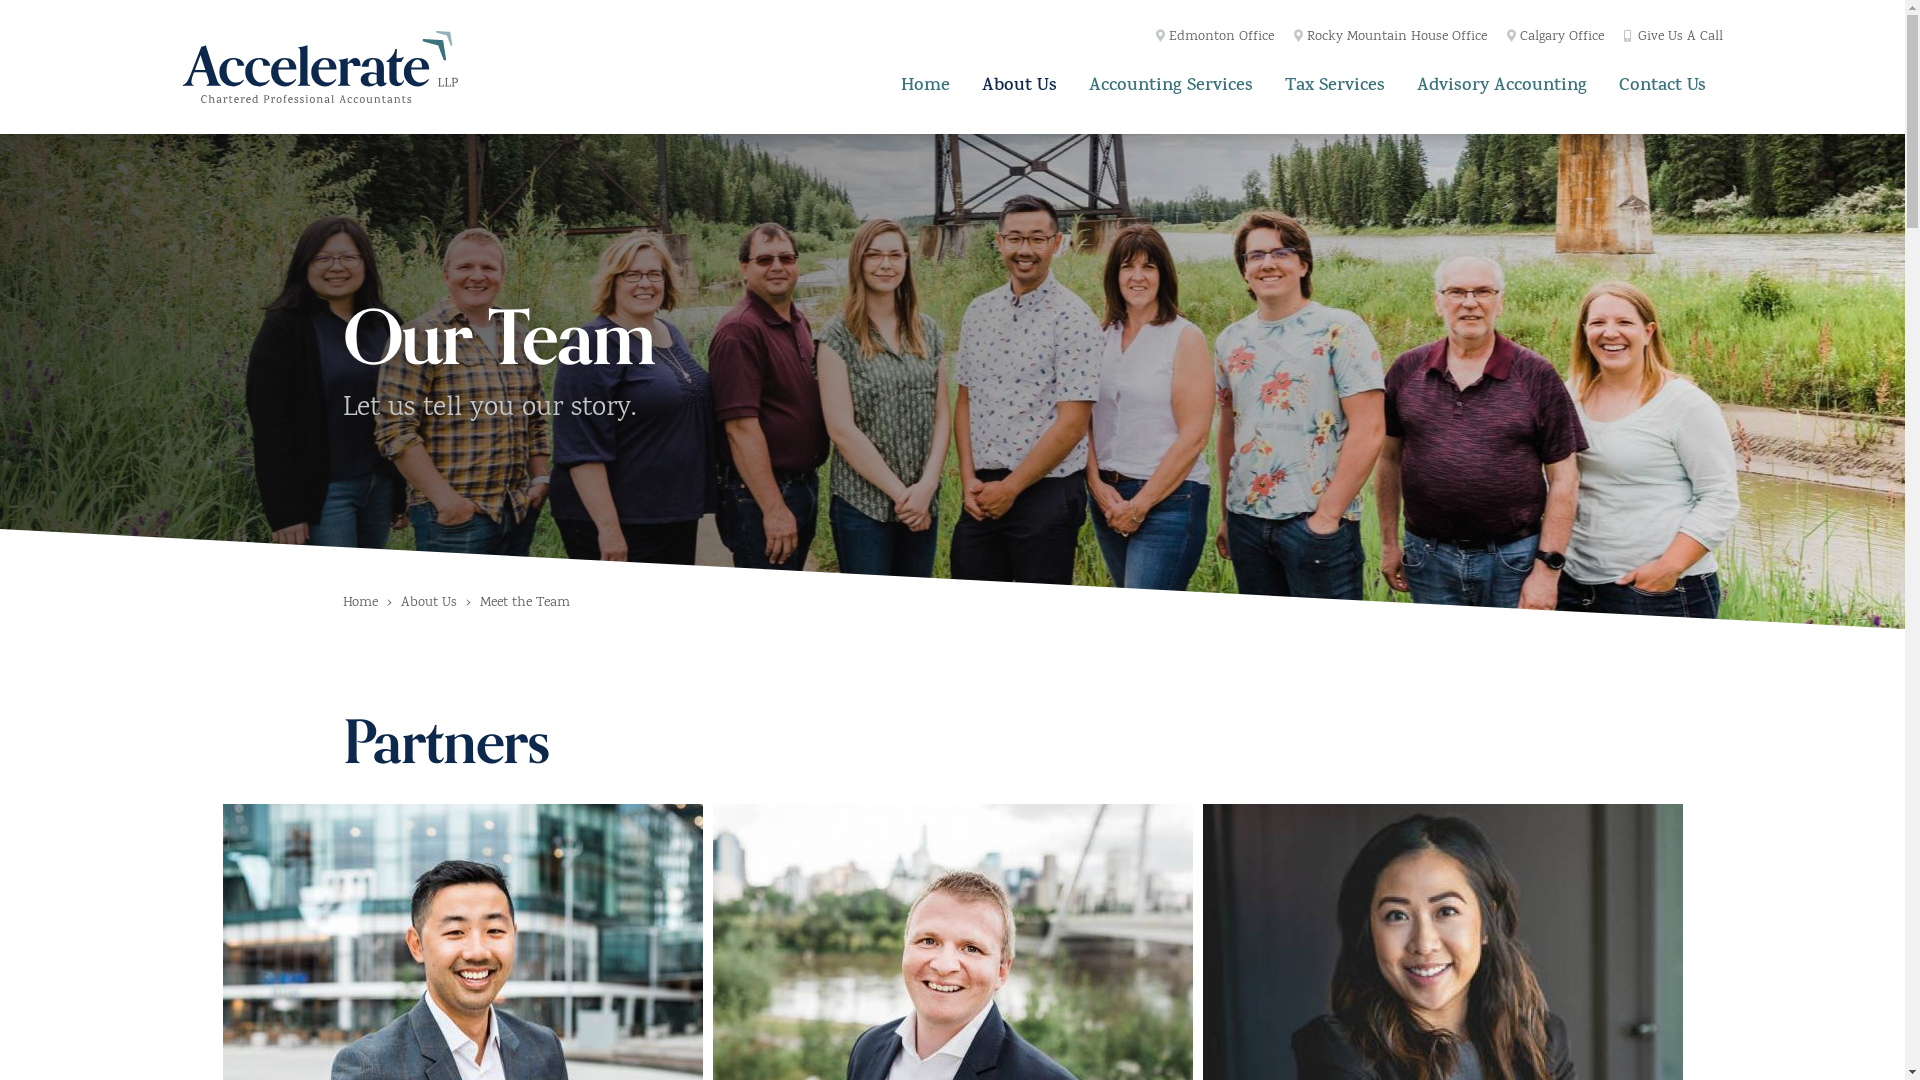 This screenshot has width=1920, height=1080. What do you see at coordinates (1156, 38) in the screenshot?
I see `'Edmonton Office'` at bounding box center [1156, 38].